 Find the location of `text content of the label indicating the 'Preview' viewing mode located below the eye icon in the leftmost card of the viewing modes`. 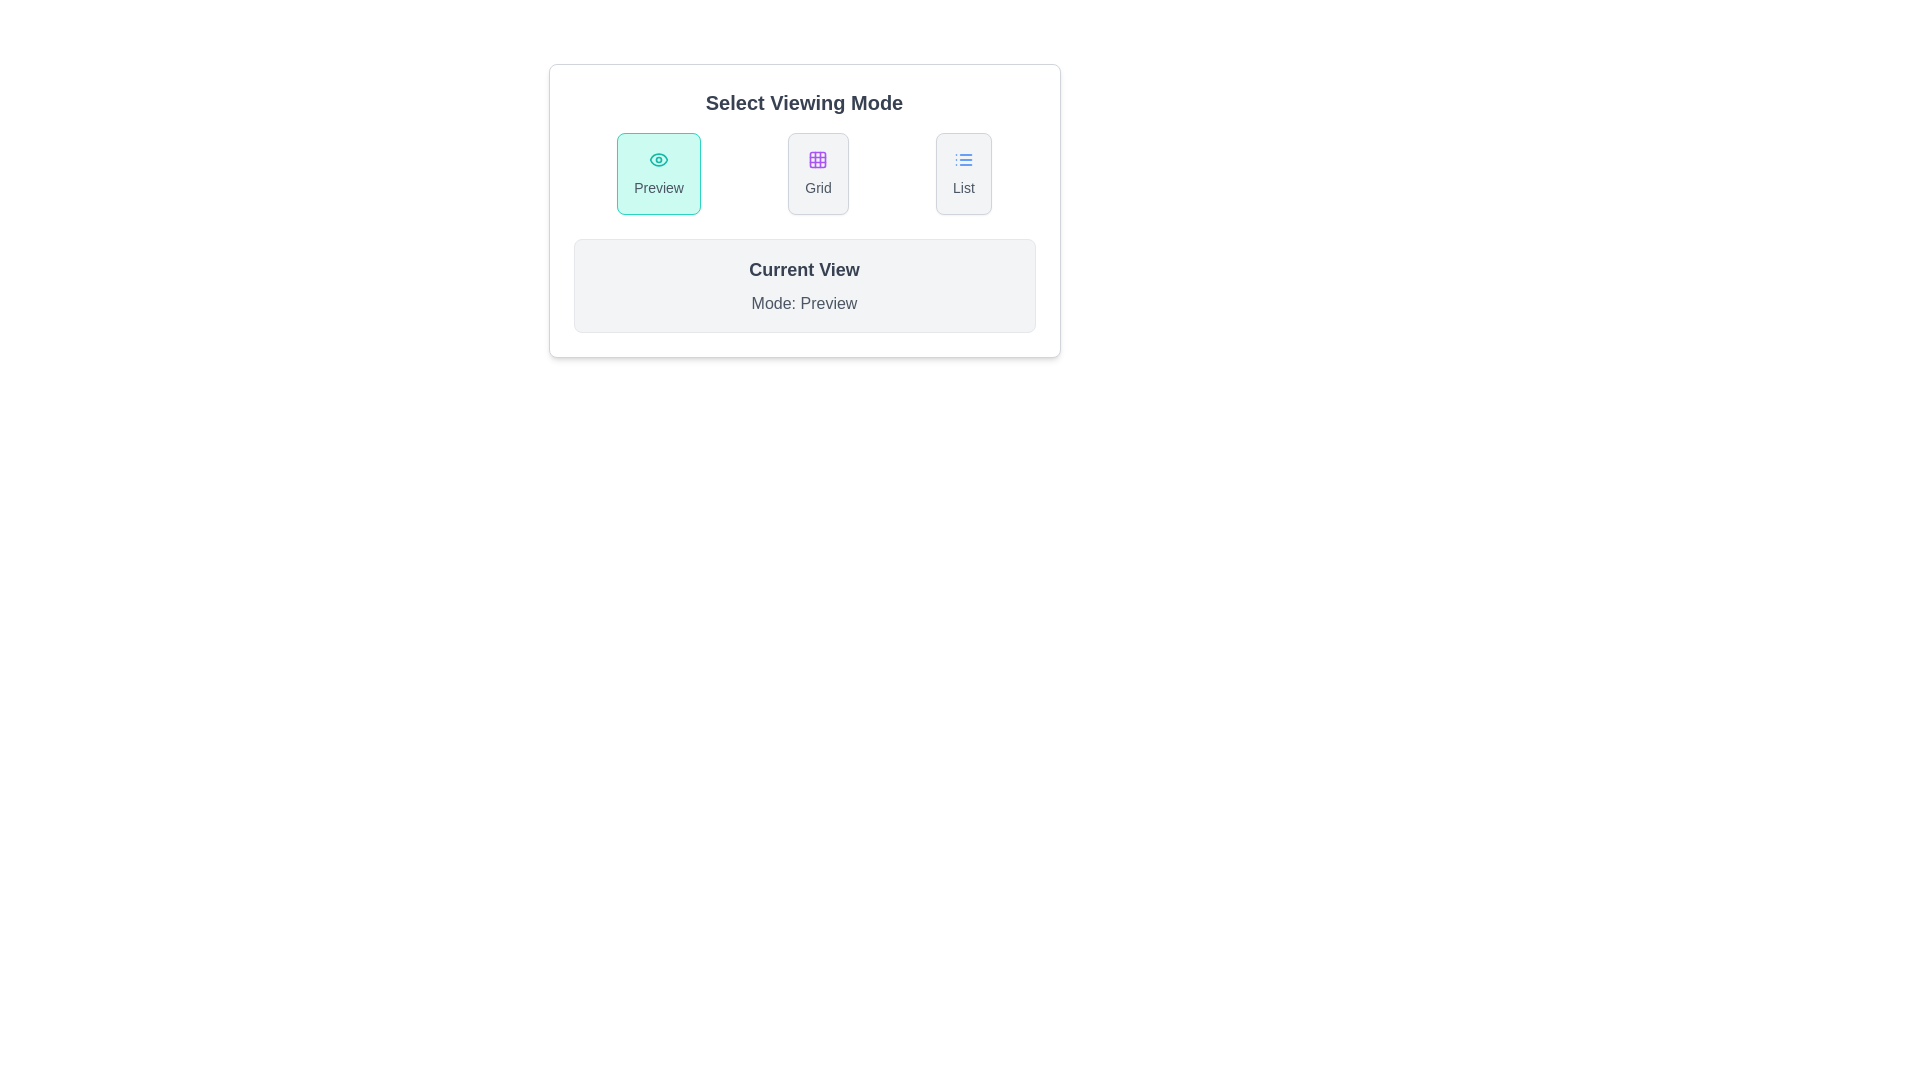

text content of the label indicating the 'Preview' viewing mode located below the eye icon in the leftmost card of the viewing modes is located at coordinates (659, 188).